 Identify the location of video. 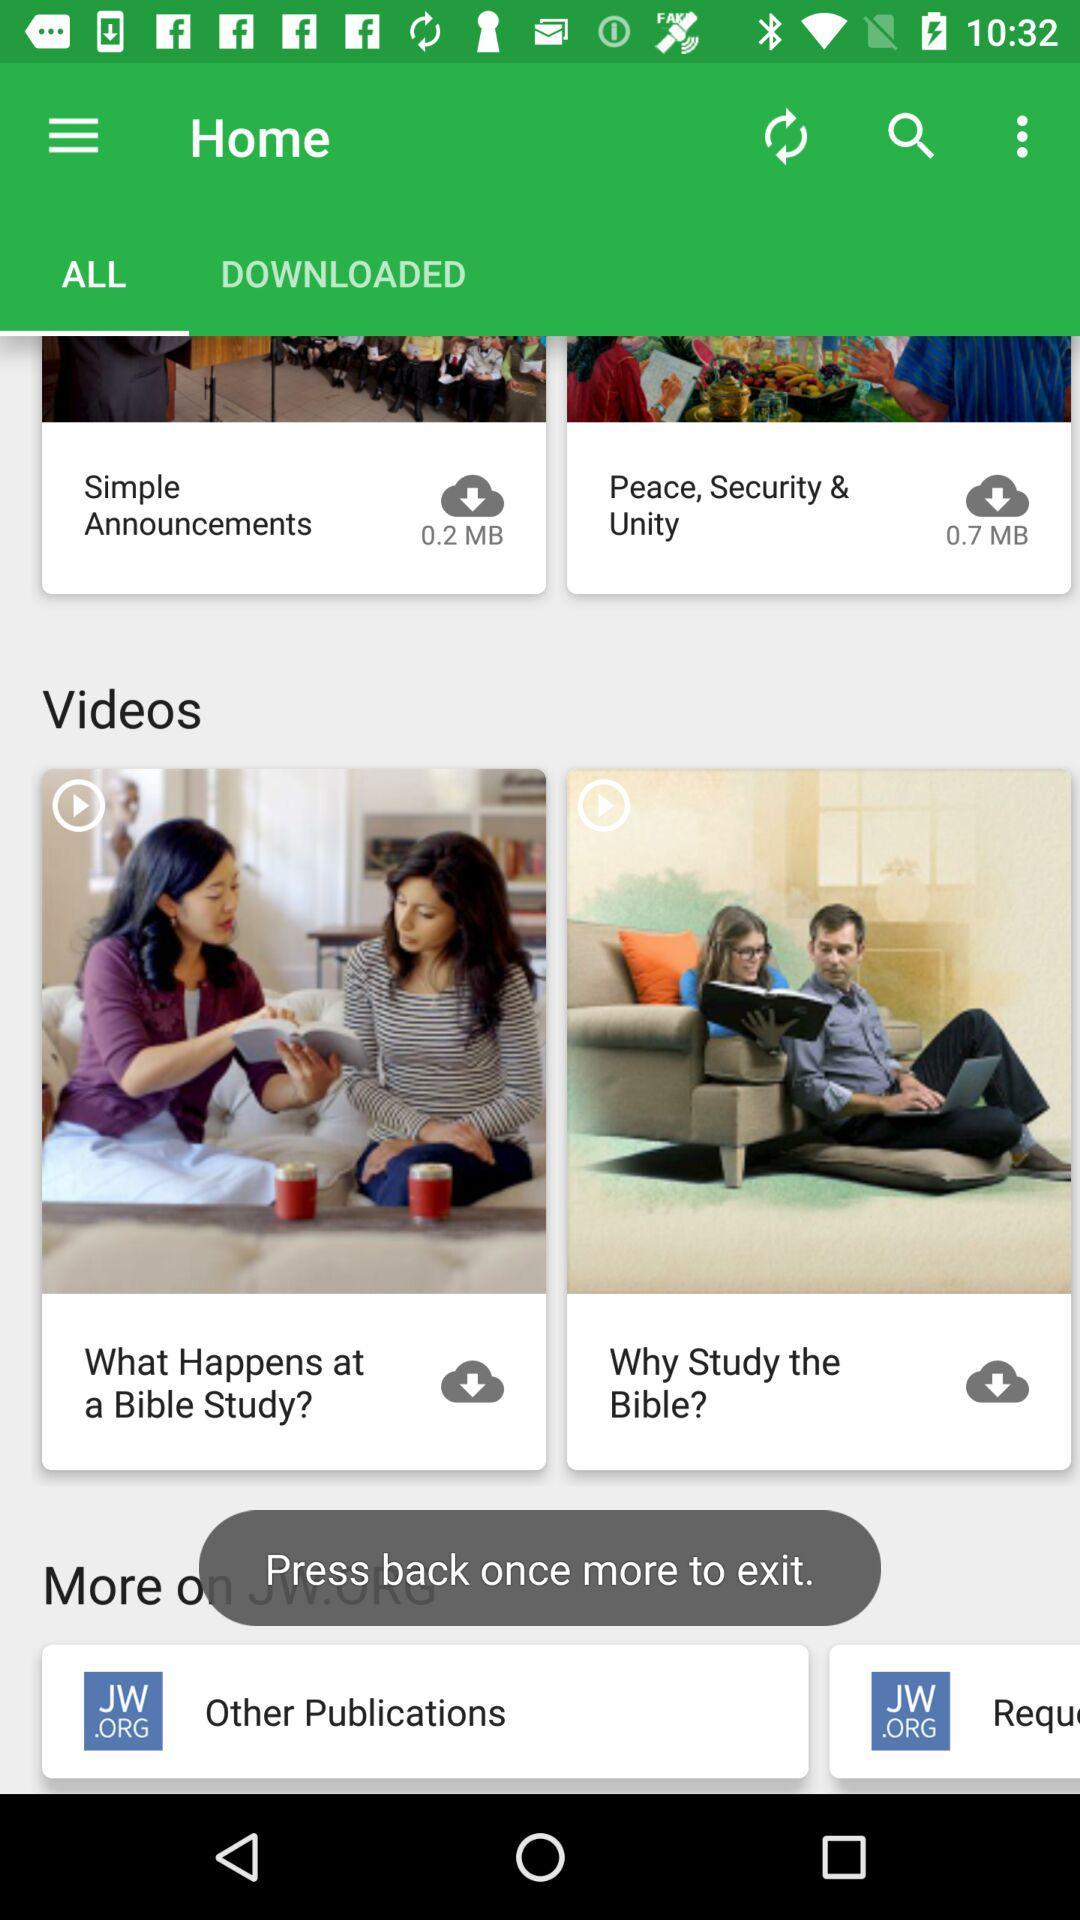
(818, 379).